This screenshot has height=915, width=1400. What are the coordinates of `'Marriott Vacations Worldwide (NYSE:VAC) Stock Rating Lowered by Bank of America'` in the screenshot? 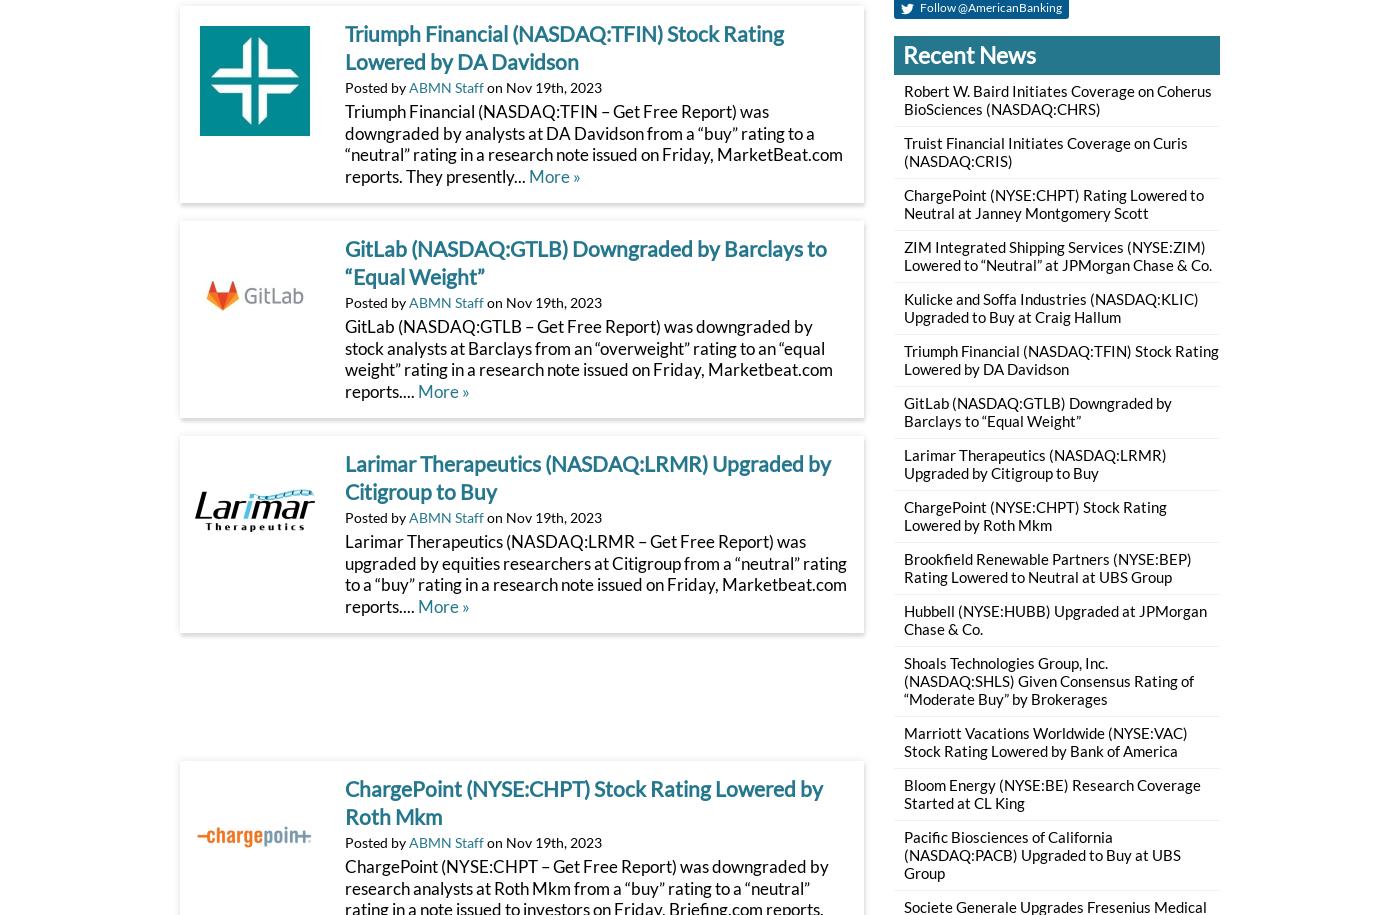 It's located at (1044, 741).